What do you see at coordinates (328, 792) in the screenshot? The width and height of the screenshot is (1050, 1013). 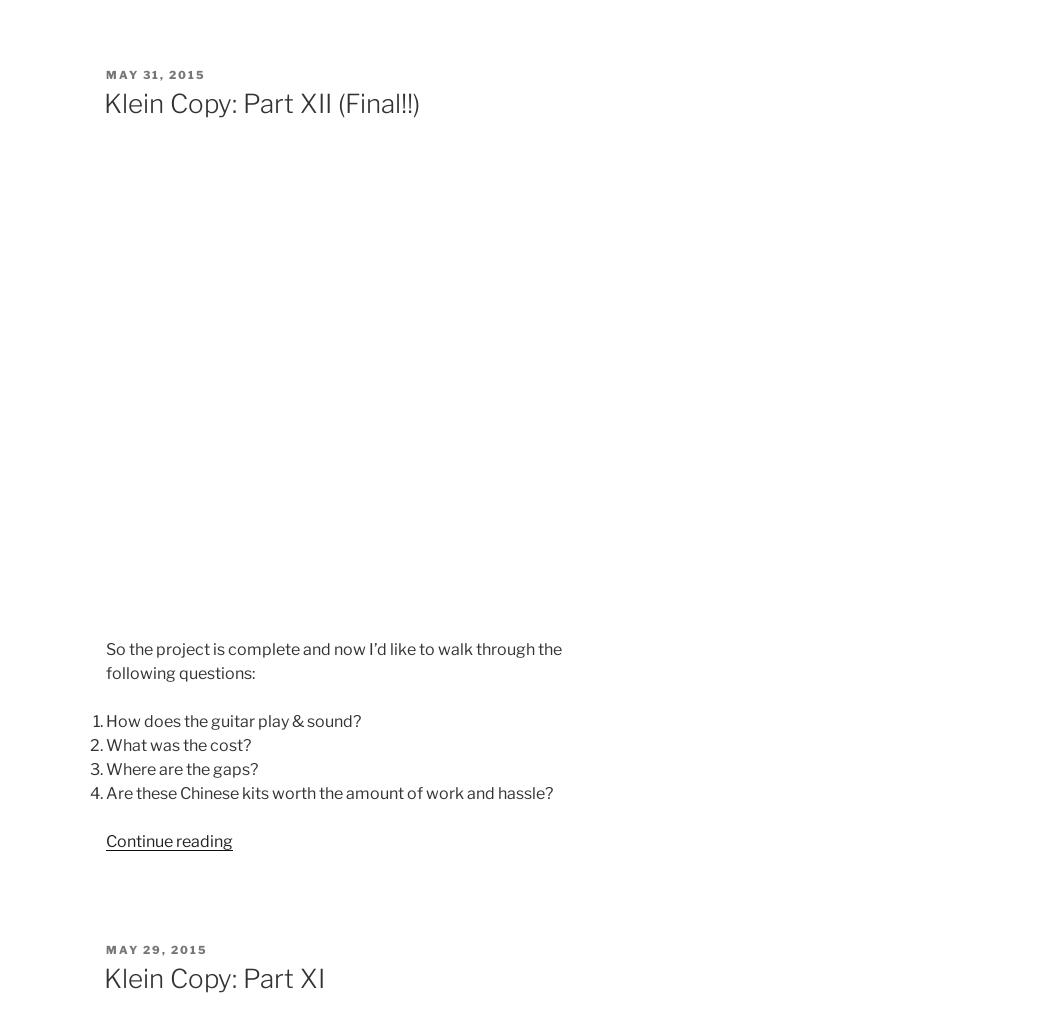 I see `'Are these Chinese kits worth the amount of work and hassle?'` at bounding box center [328, 792].